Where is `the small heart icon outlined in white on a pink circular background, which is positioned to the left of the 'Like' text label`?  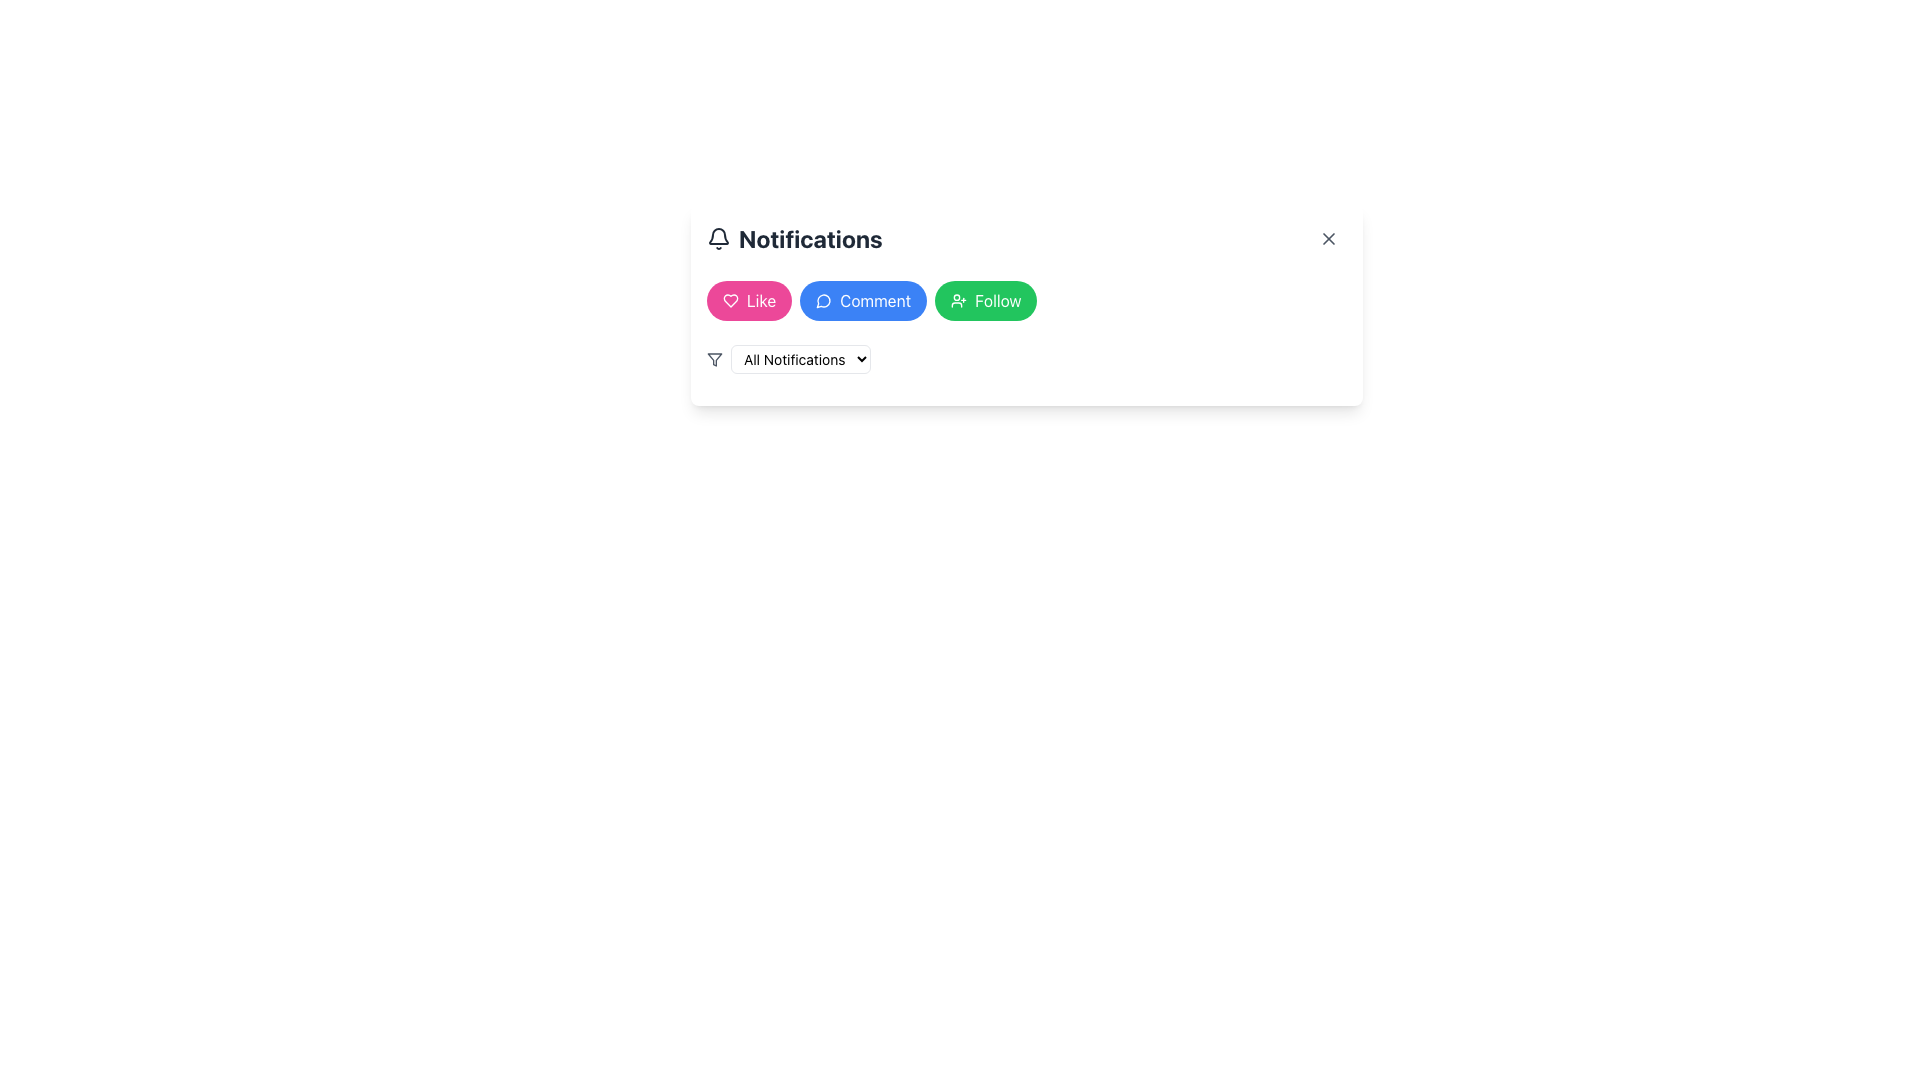
the small heart icon outlined in white on a pink circular background, which is positioned to the left of the 'Like' text label is located at coordinates (729, 300).